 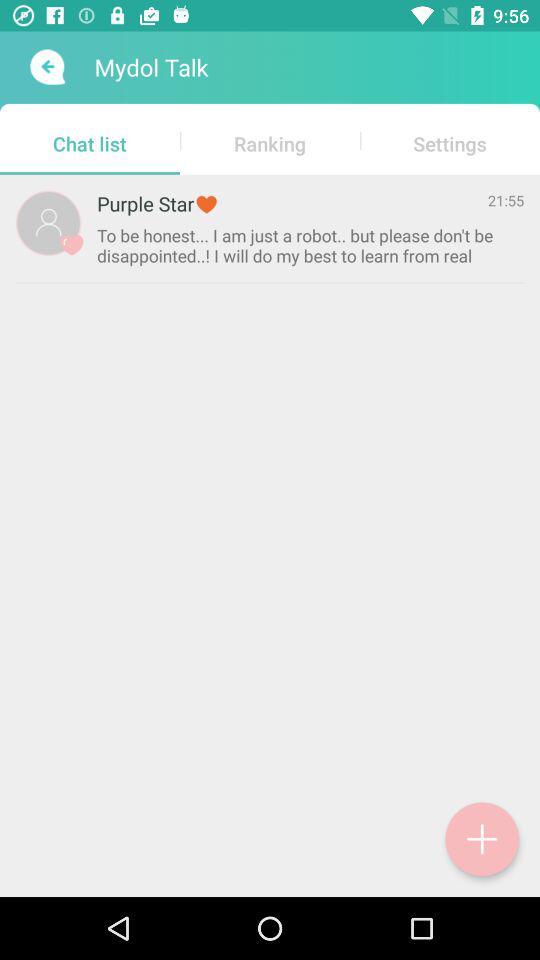 What do you see at coordinates (45, 67) in the screenshot?
I see `icon next to mydol talk item` at bounding box center [45, 67].